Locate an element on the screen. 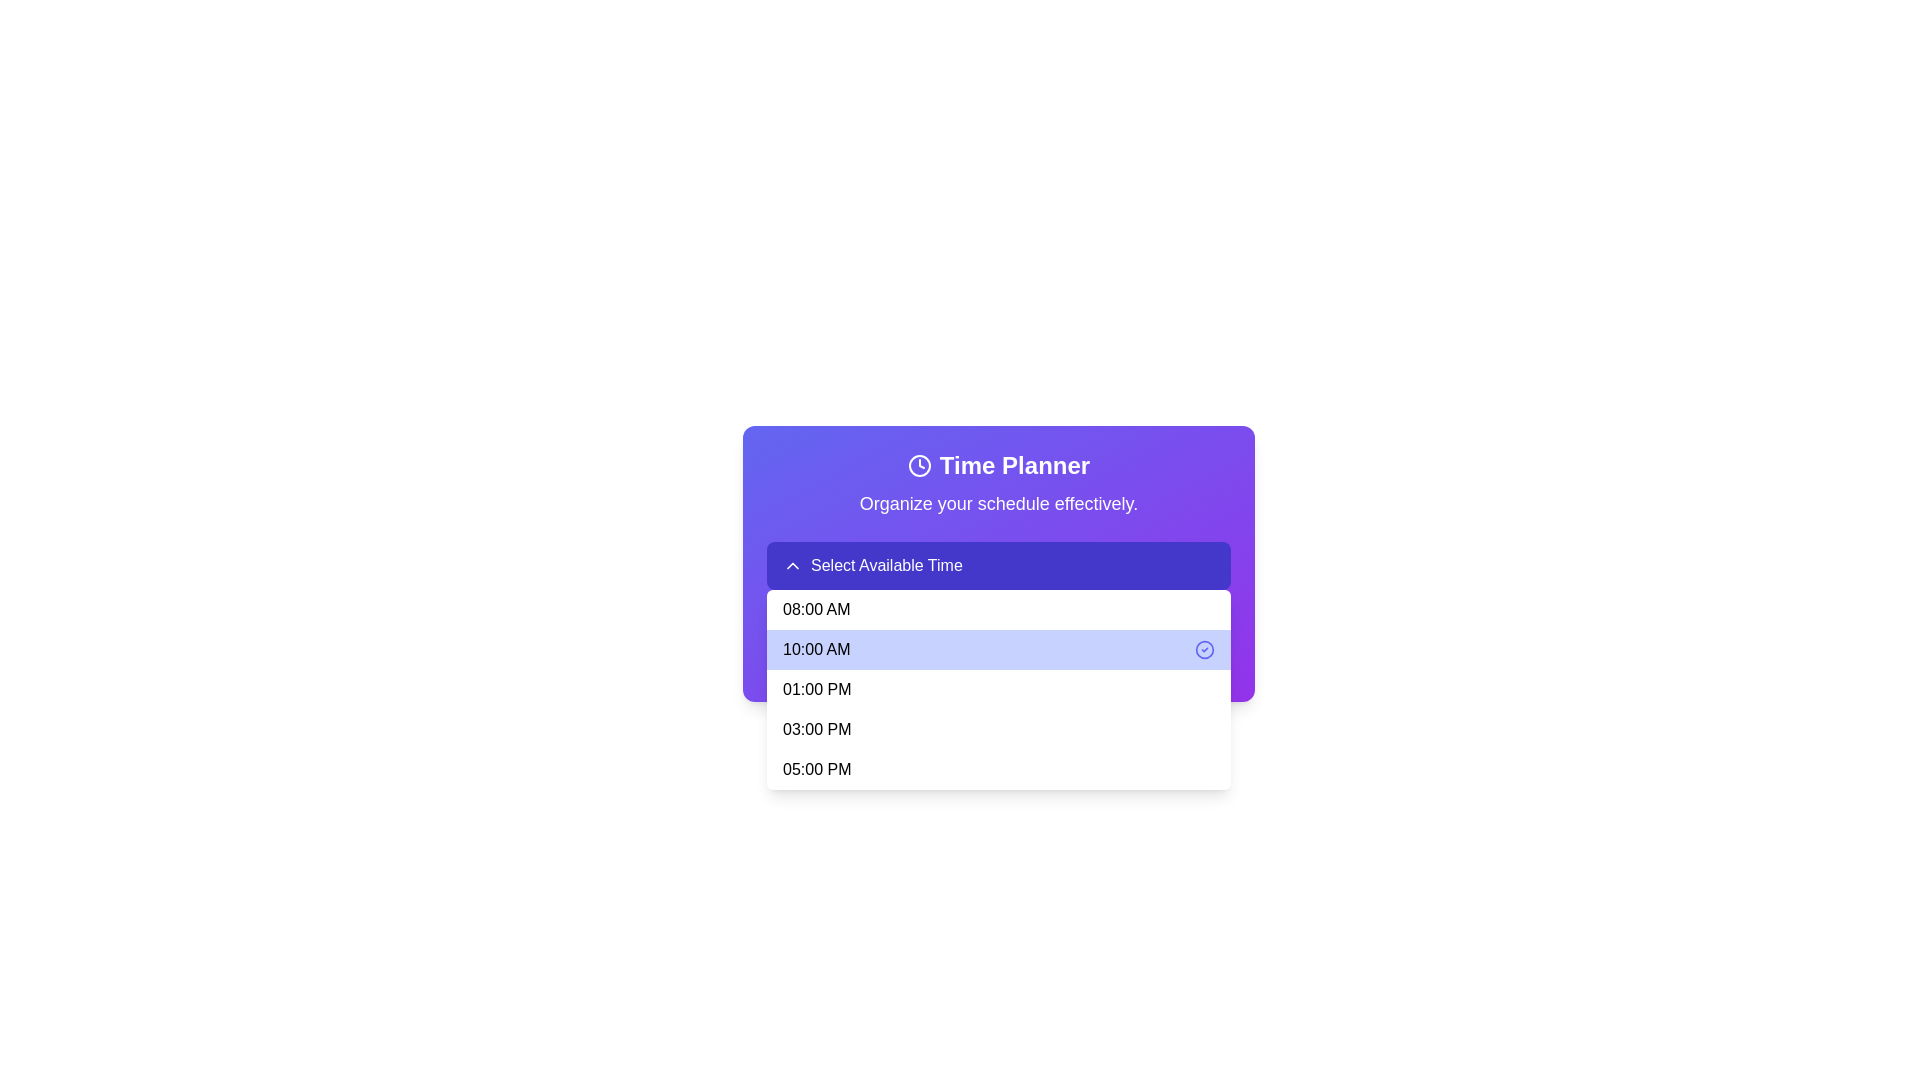 This screenshot has width=1920, height=1080. the circle with a purple stroke that serves as the outer boundary of the clock icon, located at the top center of the interface, above the 'Time Planner' text is located at coordinates (918, 466).